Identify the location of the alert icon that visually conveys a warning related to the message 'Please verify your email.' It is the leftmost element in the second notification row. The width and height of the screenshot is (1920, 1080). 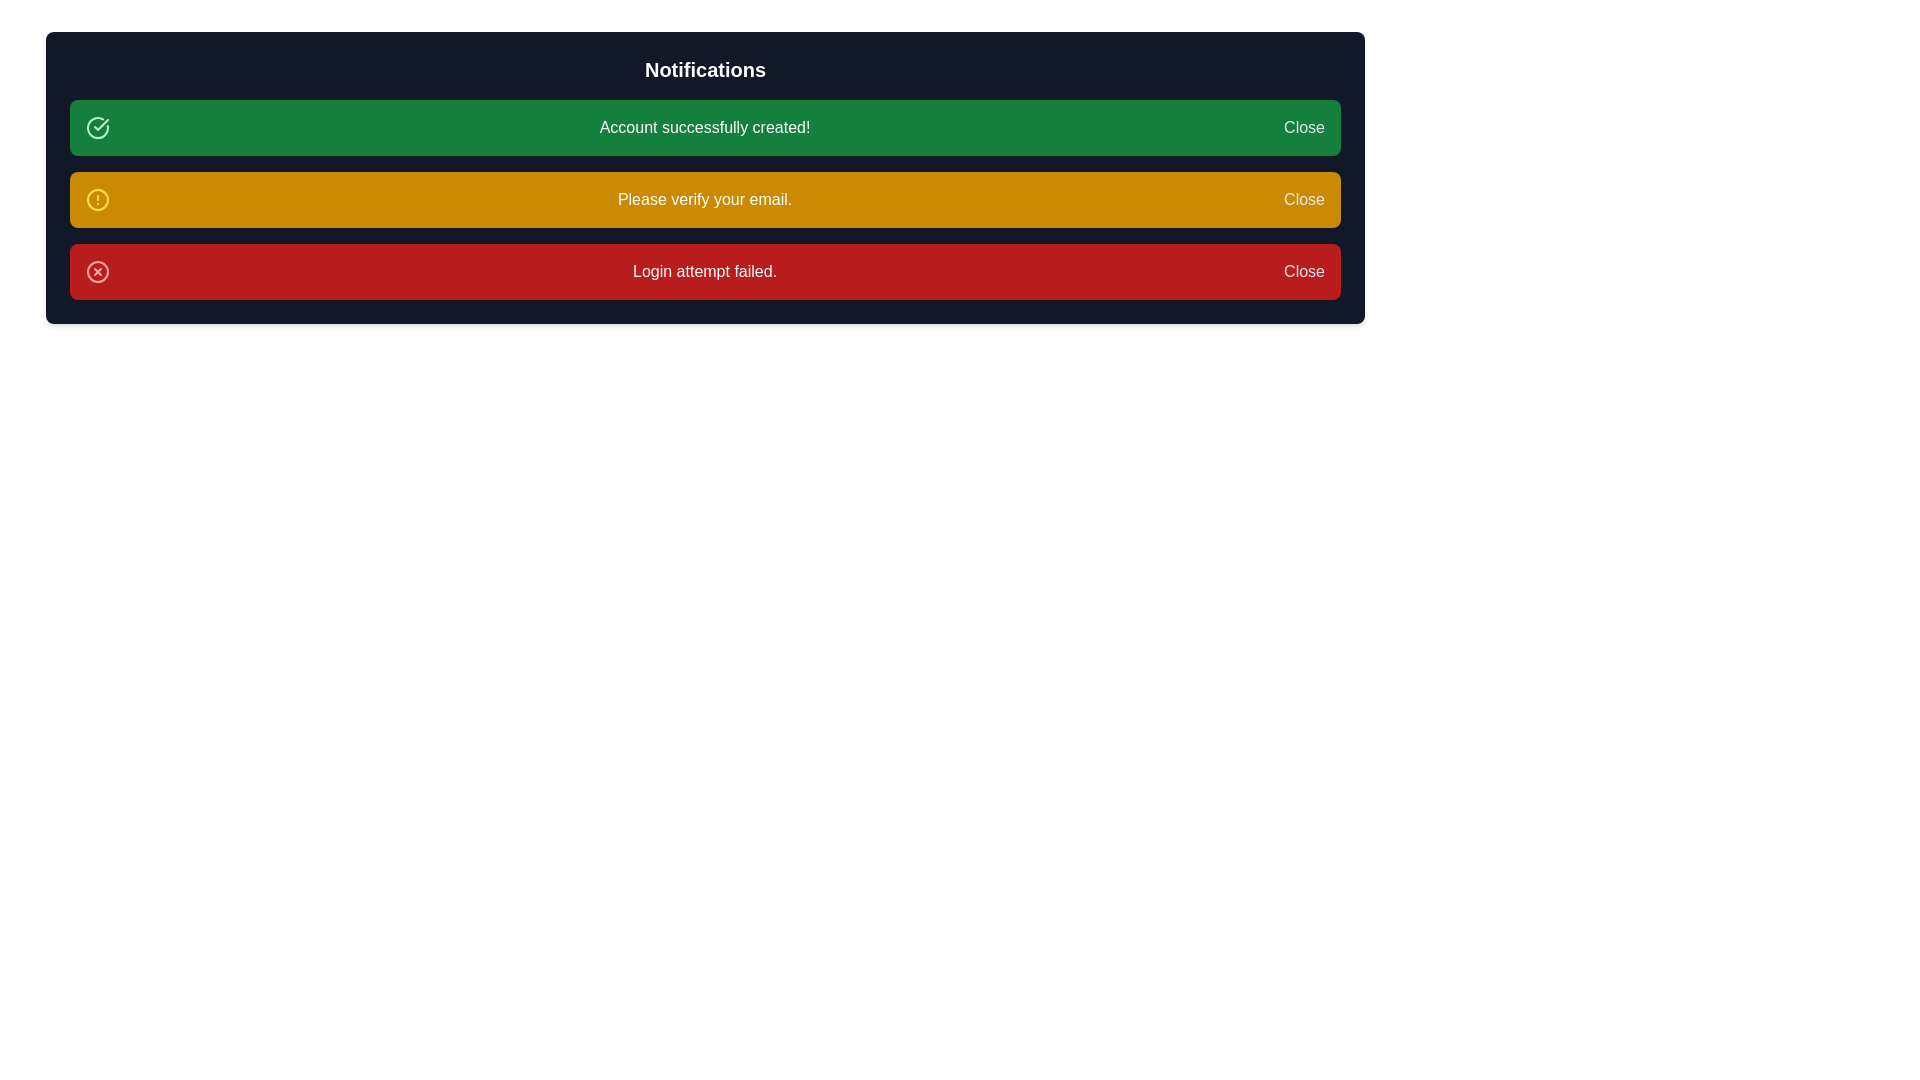
(96, 200).